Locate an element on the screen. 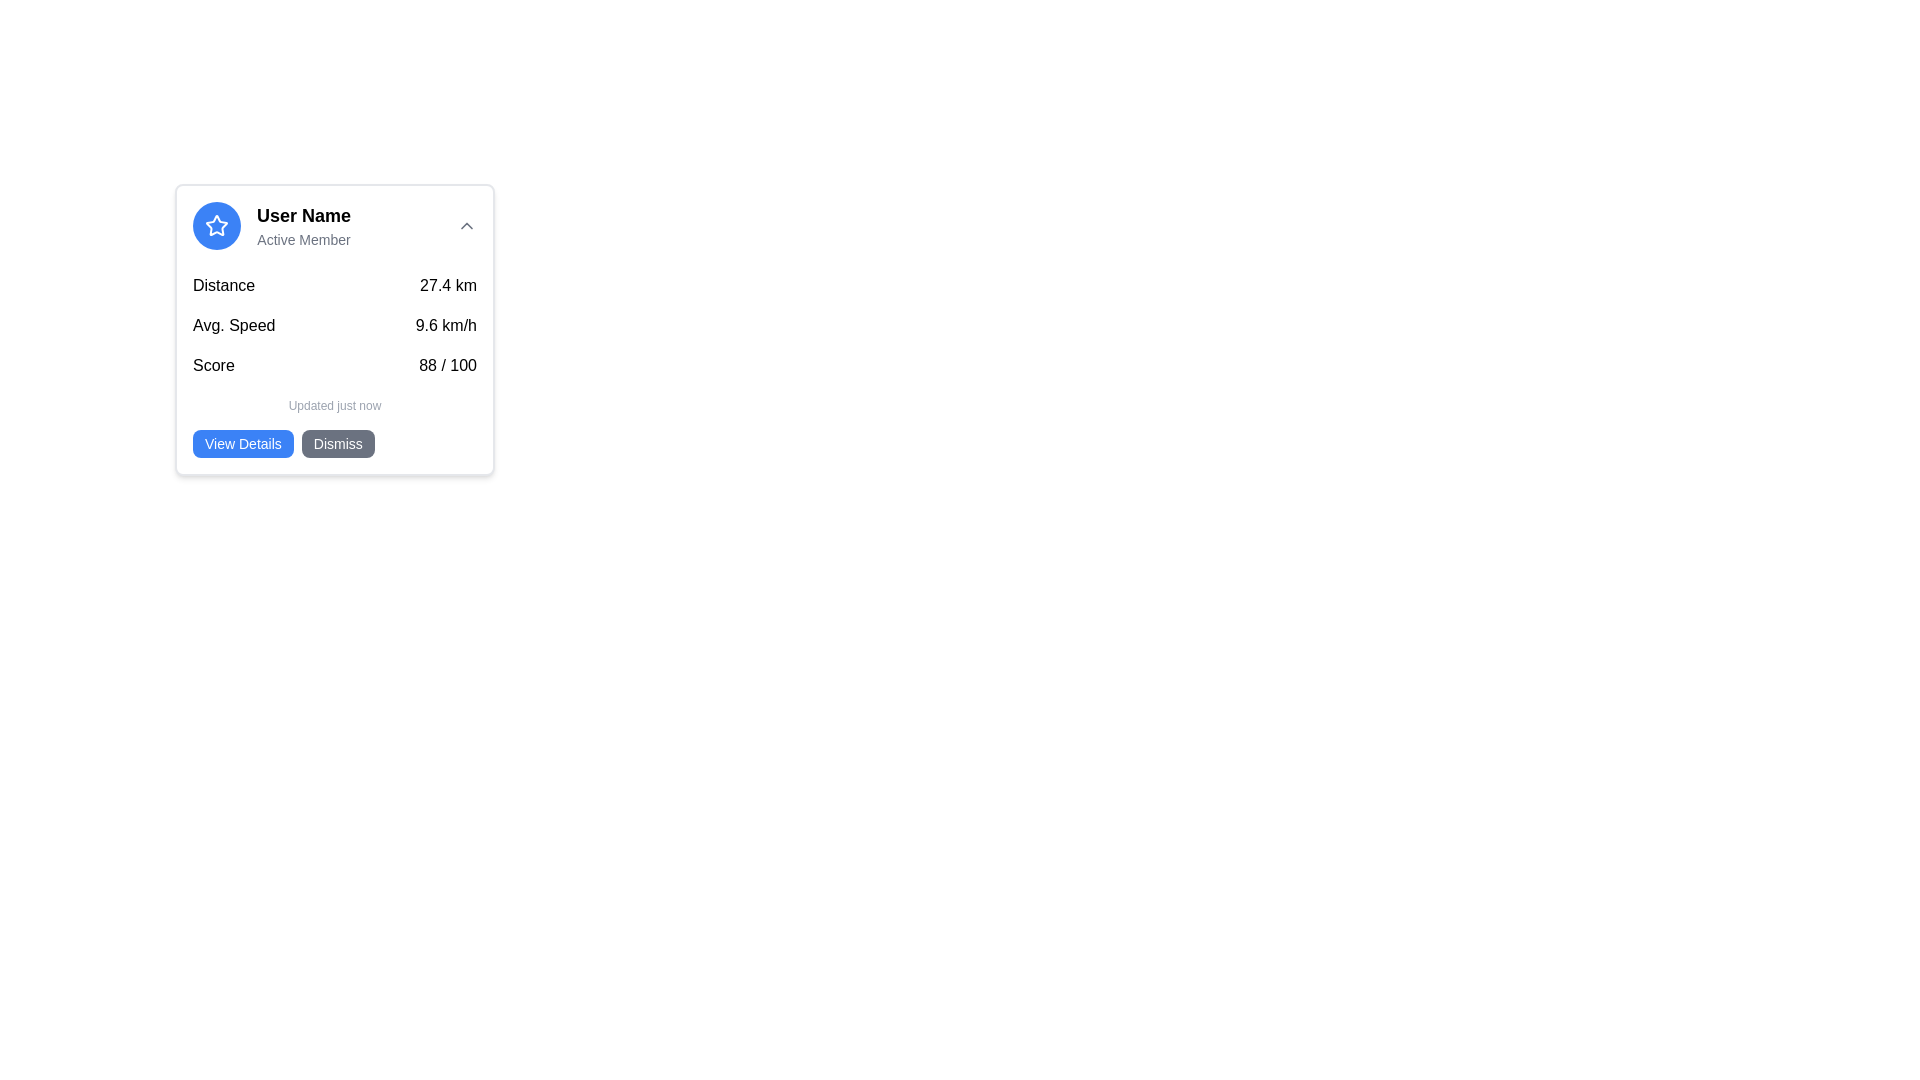 The image size is (1920, 1080). the 'View Details' button, which is a rectangular button with a vibrant blue background and white text, located in the lower-left area of the user information card is located at coordinates (242, 442).